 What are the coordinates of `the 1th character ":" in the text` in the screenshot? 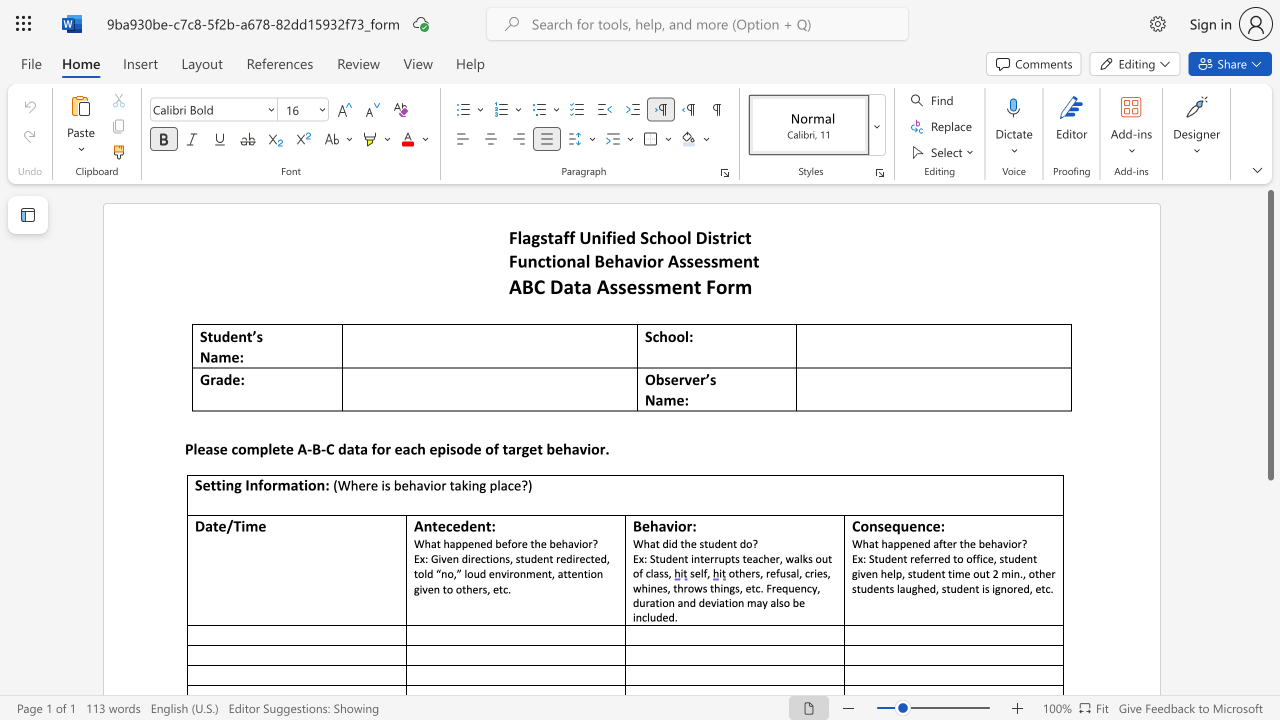 It's located at (686, 400).